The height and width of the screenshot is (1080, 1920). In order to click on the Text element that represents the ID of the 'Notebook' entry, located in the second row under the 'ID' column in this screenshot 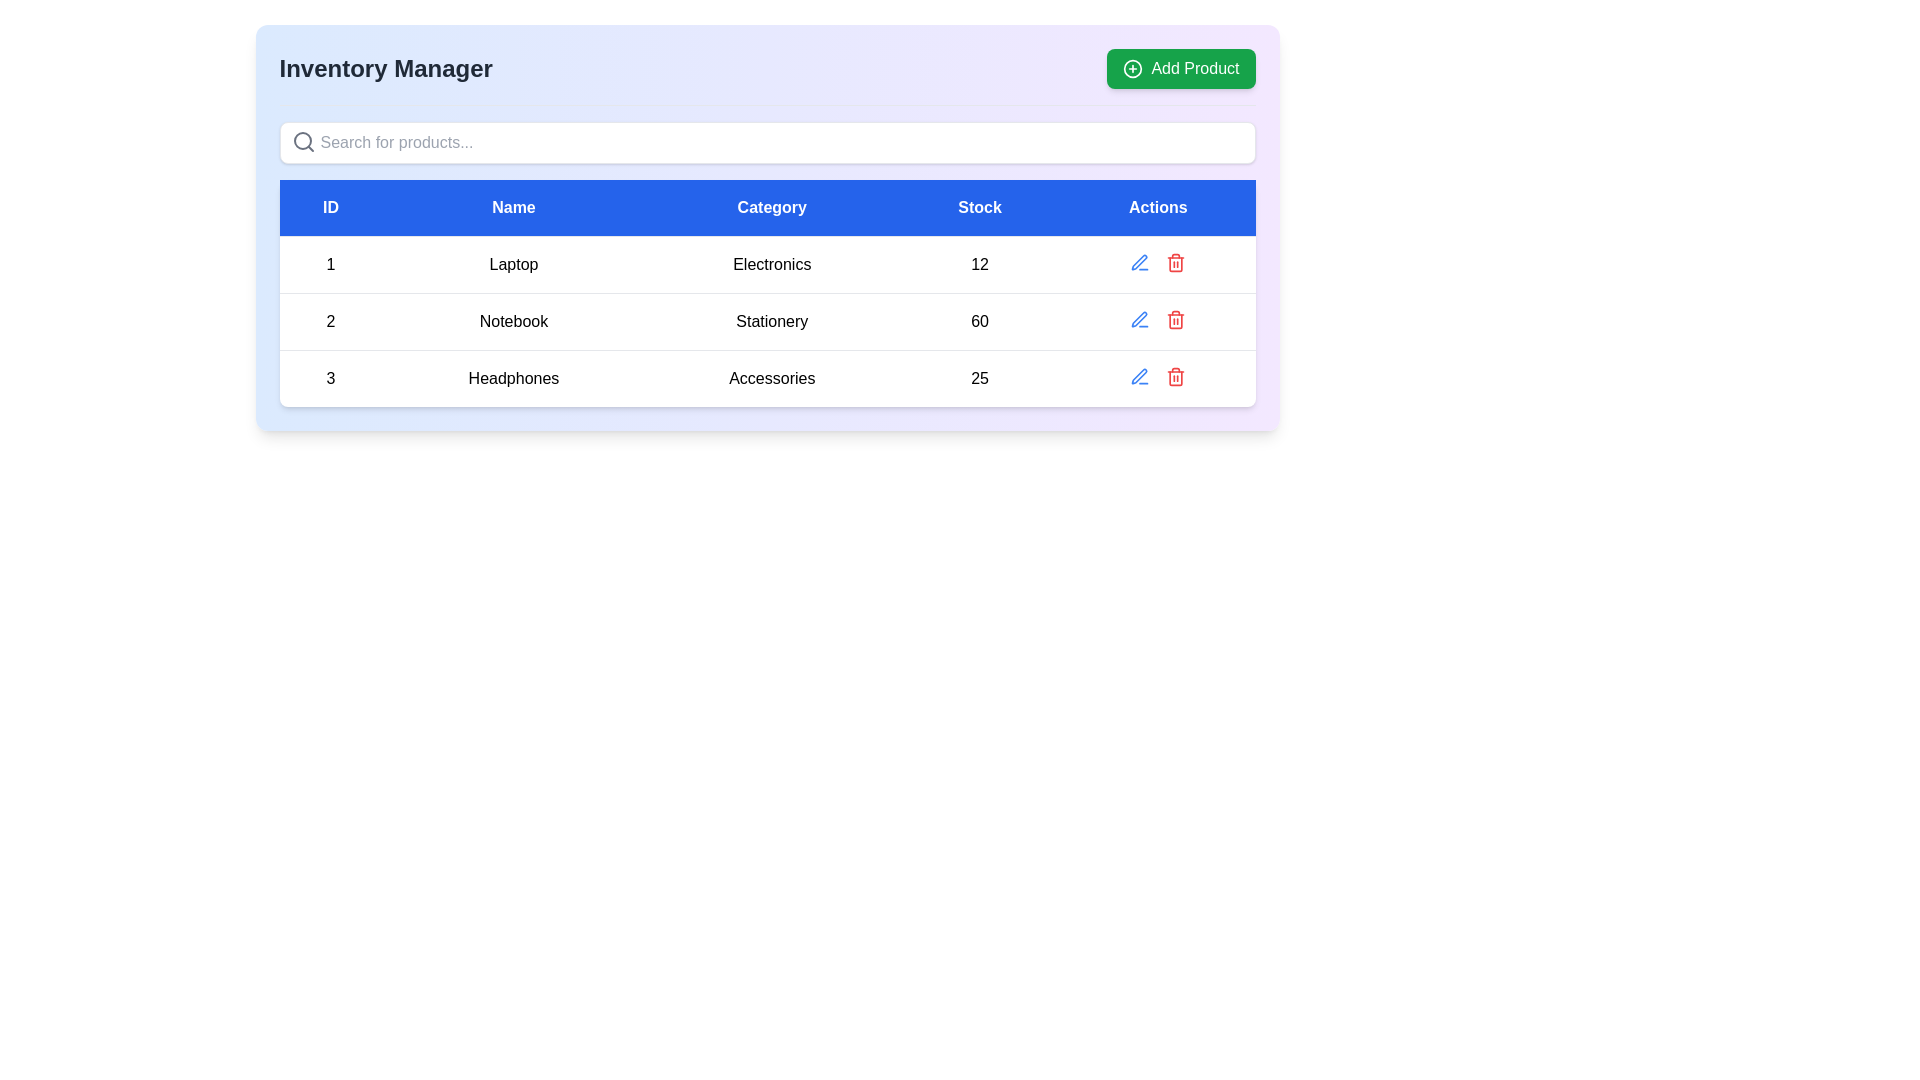, I will do `click(331, 320)`.